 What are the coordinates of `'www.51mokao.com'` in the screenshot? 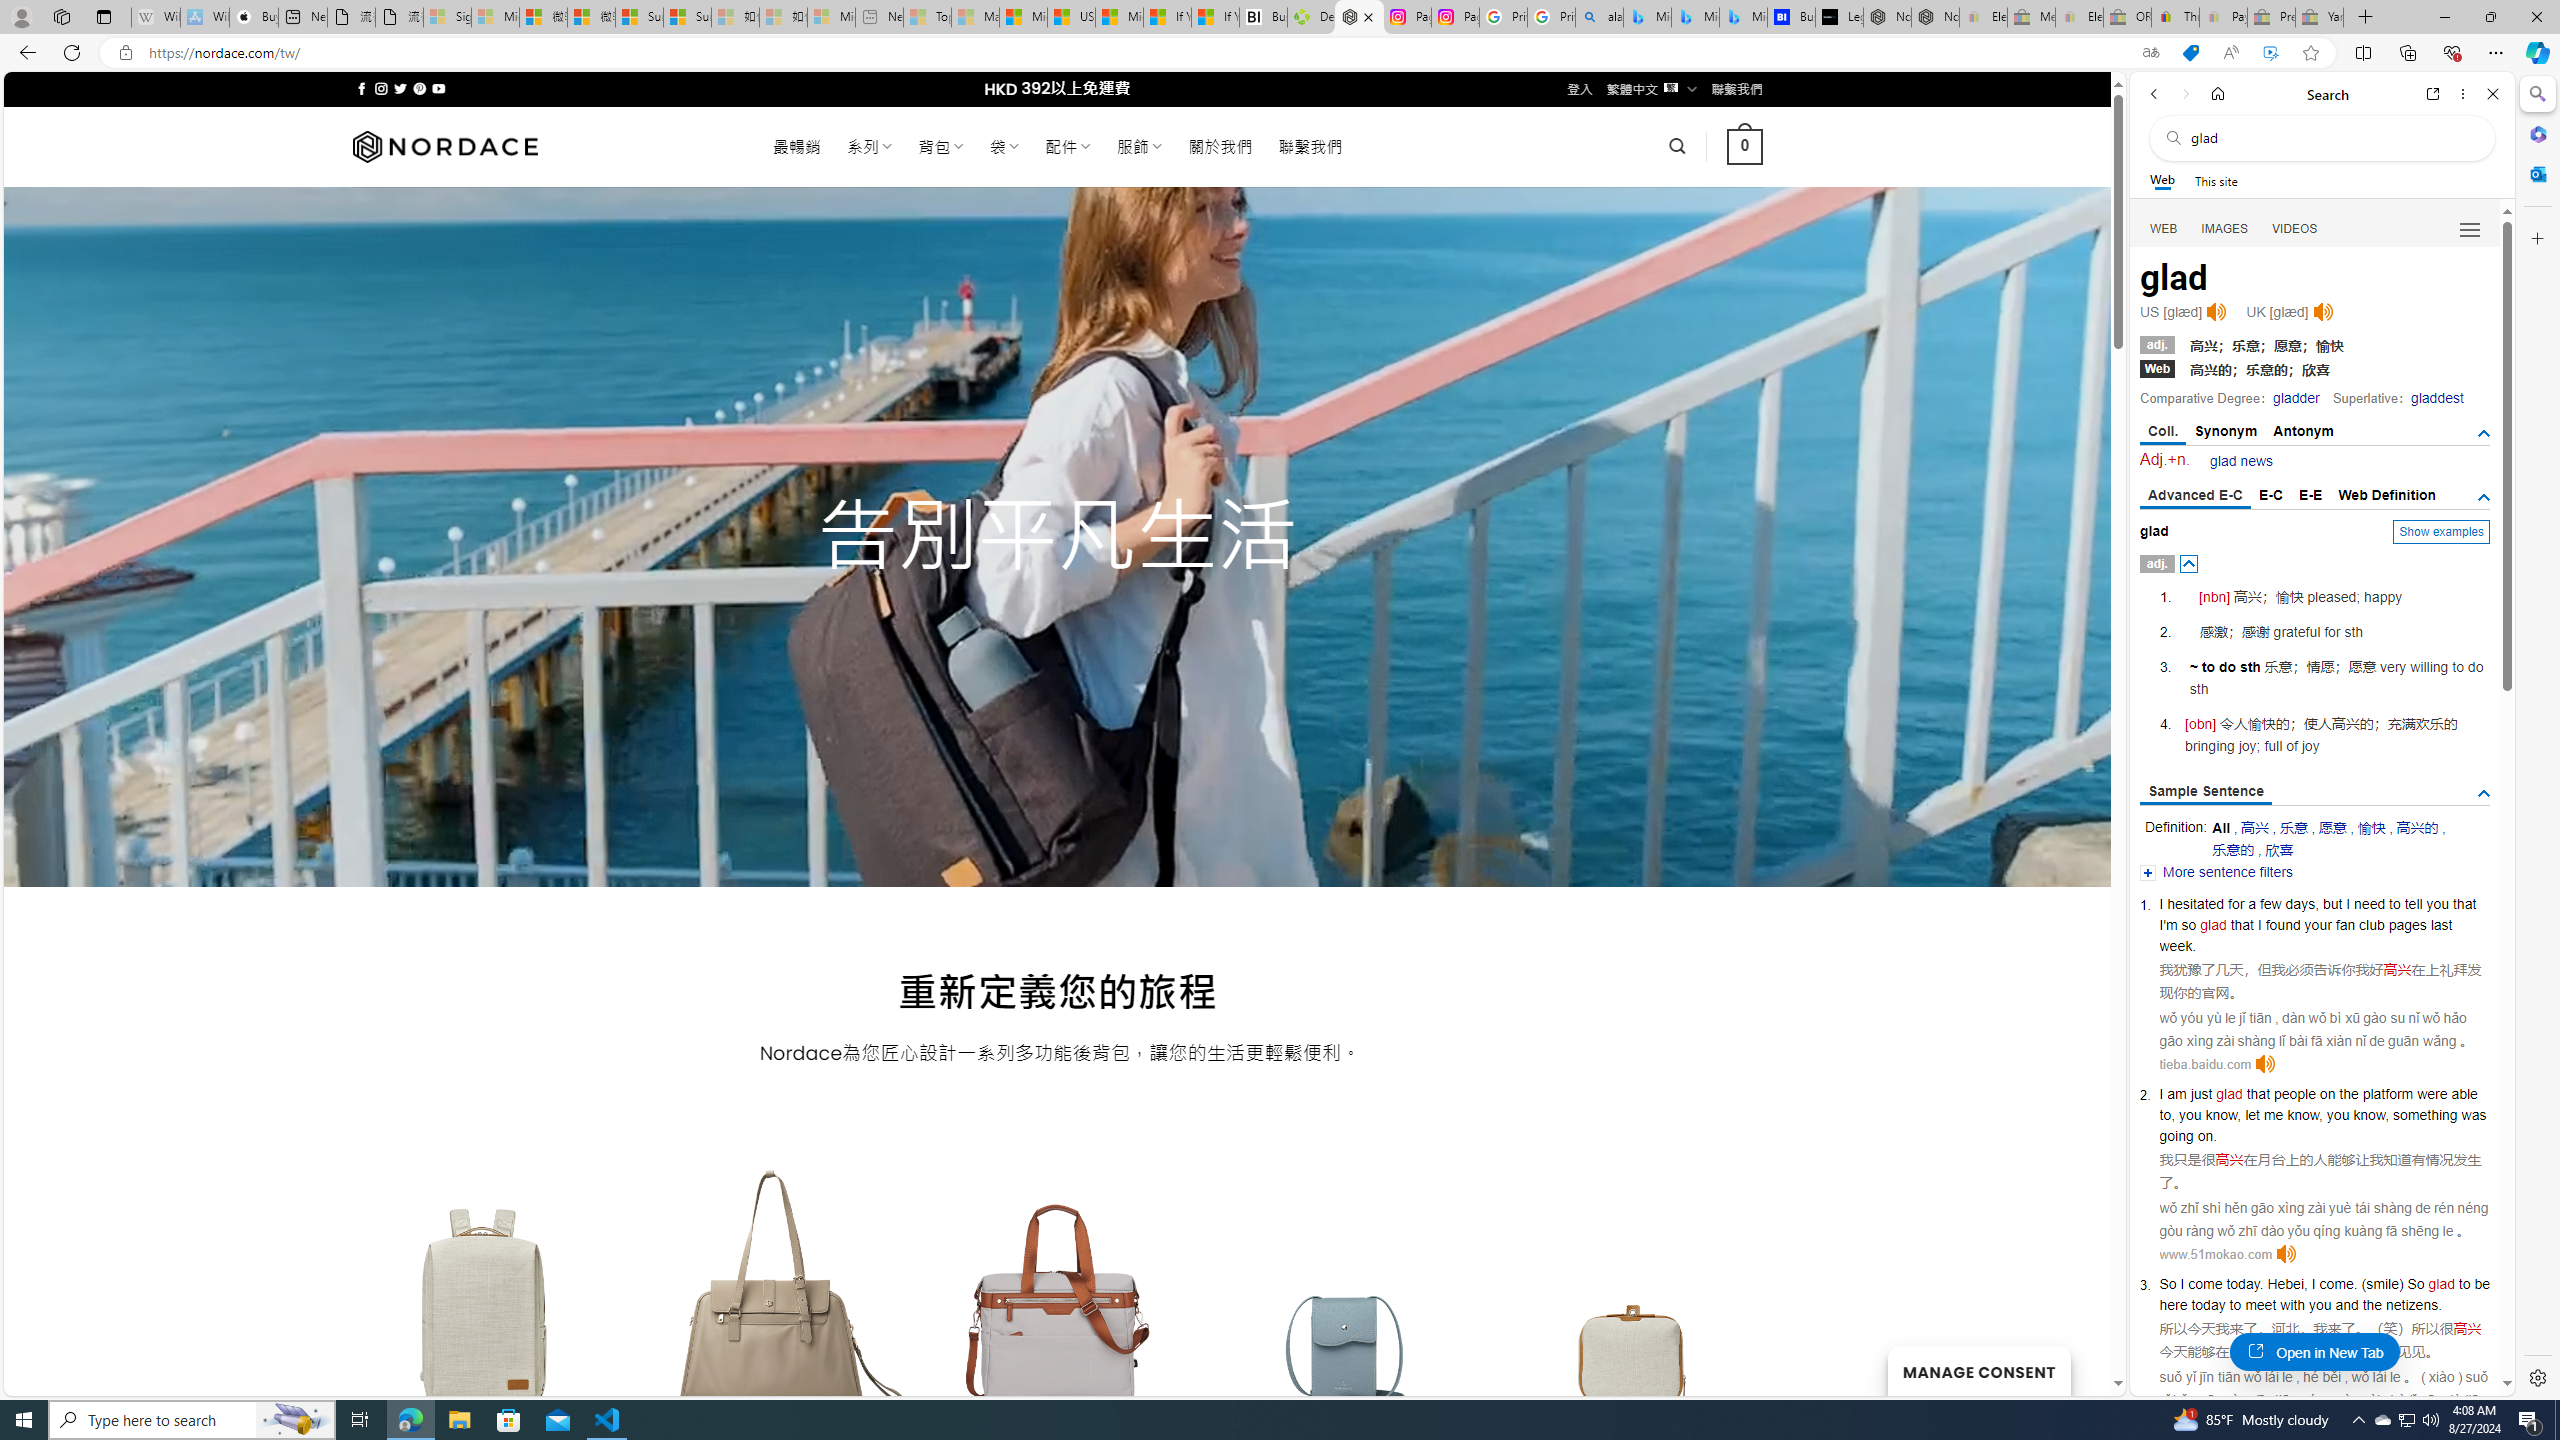 It's located at (2214, 1253).